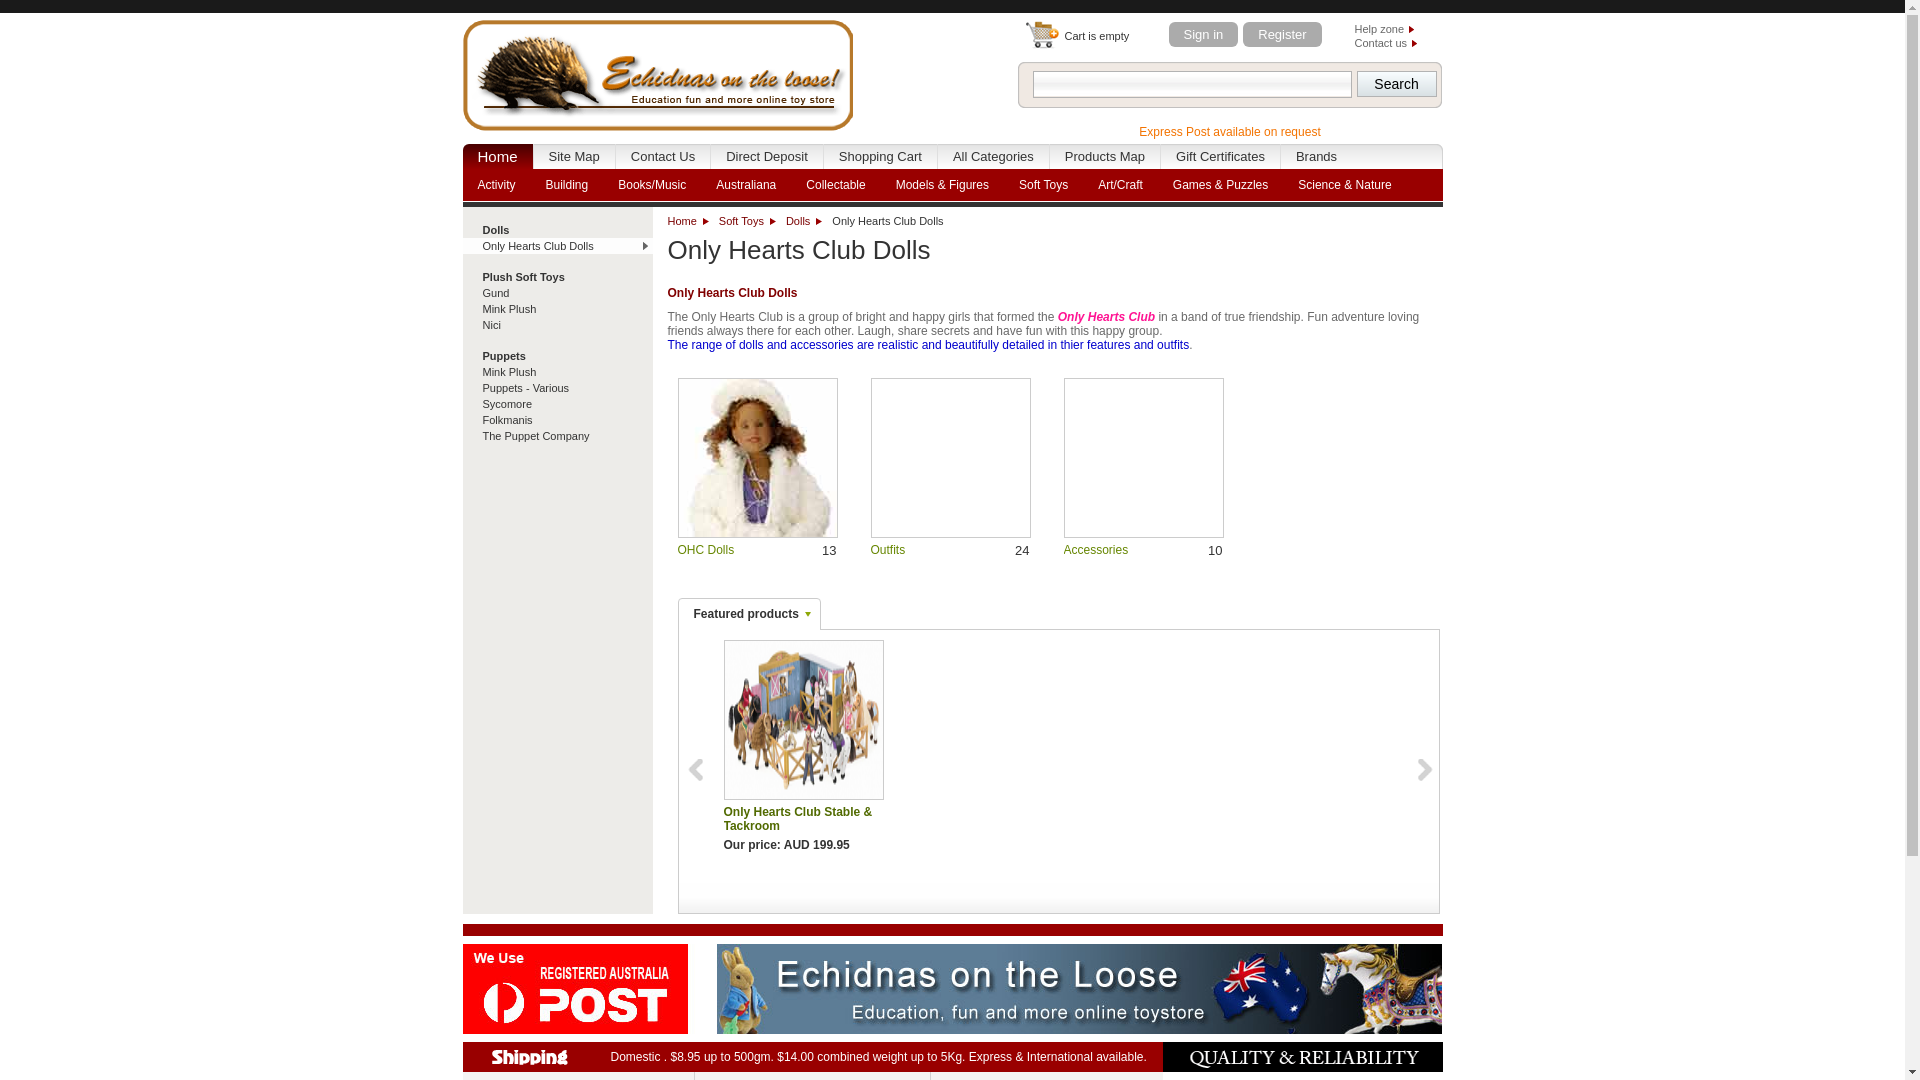 Image resolution: width=1920 pixels, height=1080 pixels. Describe the element at coordinates (744, 185) in the screenshot. I see `'Australiana'` at that location.